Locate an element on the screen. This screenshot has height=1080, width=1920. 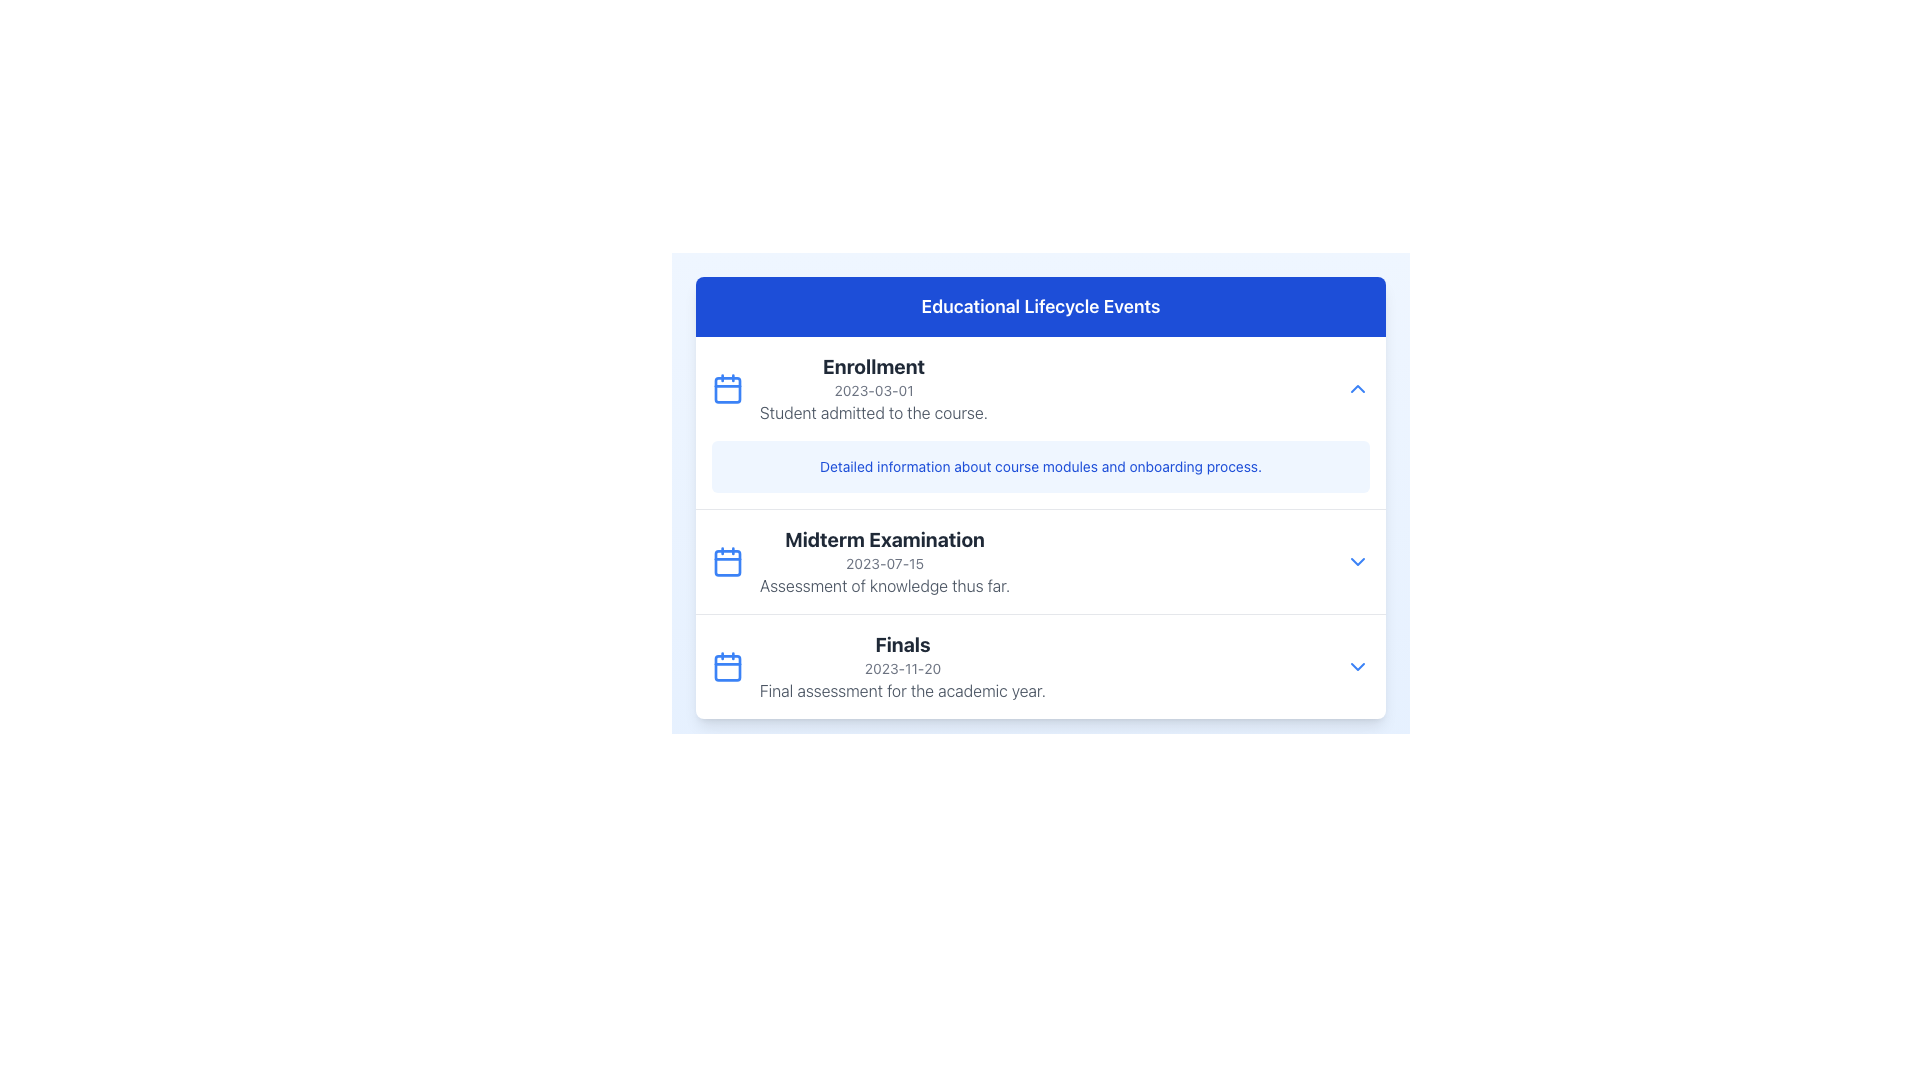
the static text providing additional information about the 'Enrollment' milestone in the educational lifecycle events timeline, located in the center-right section of the interface within the 'Educational Lifecycle Events' panel is located at coordinates (873, 411).